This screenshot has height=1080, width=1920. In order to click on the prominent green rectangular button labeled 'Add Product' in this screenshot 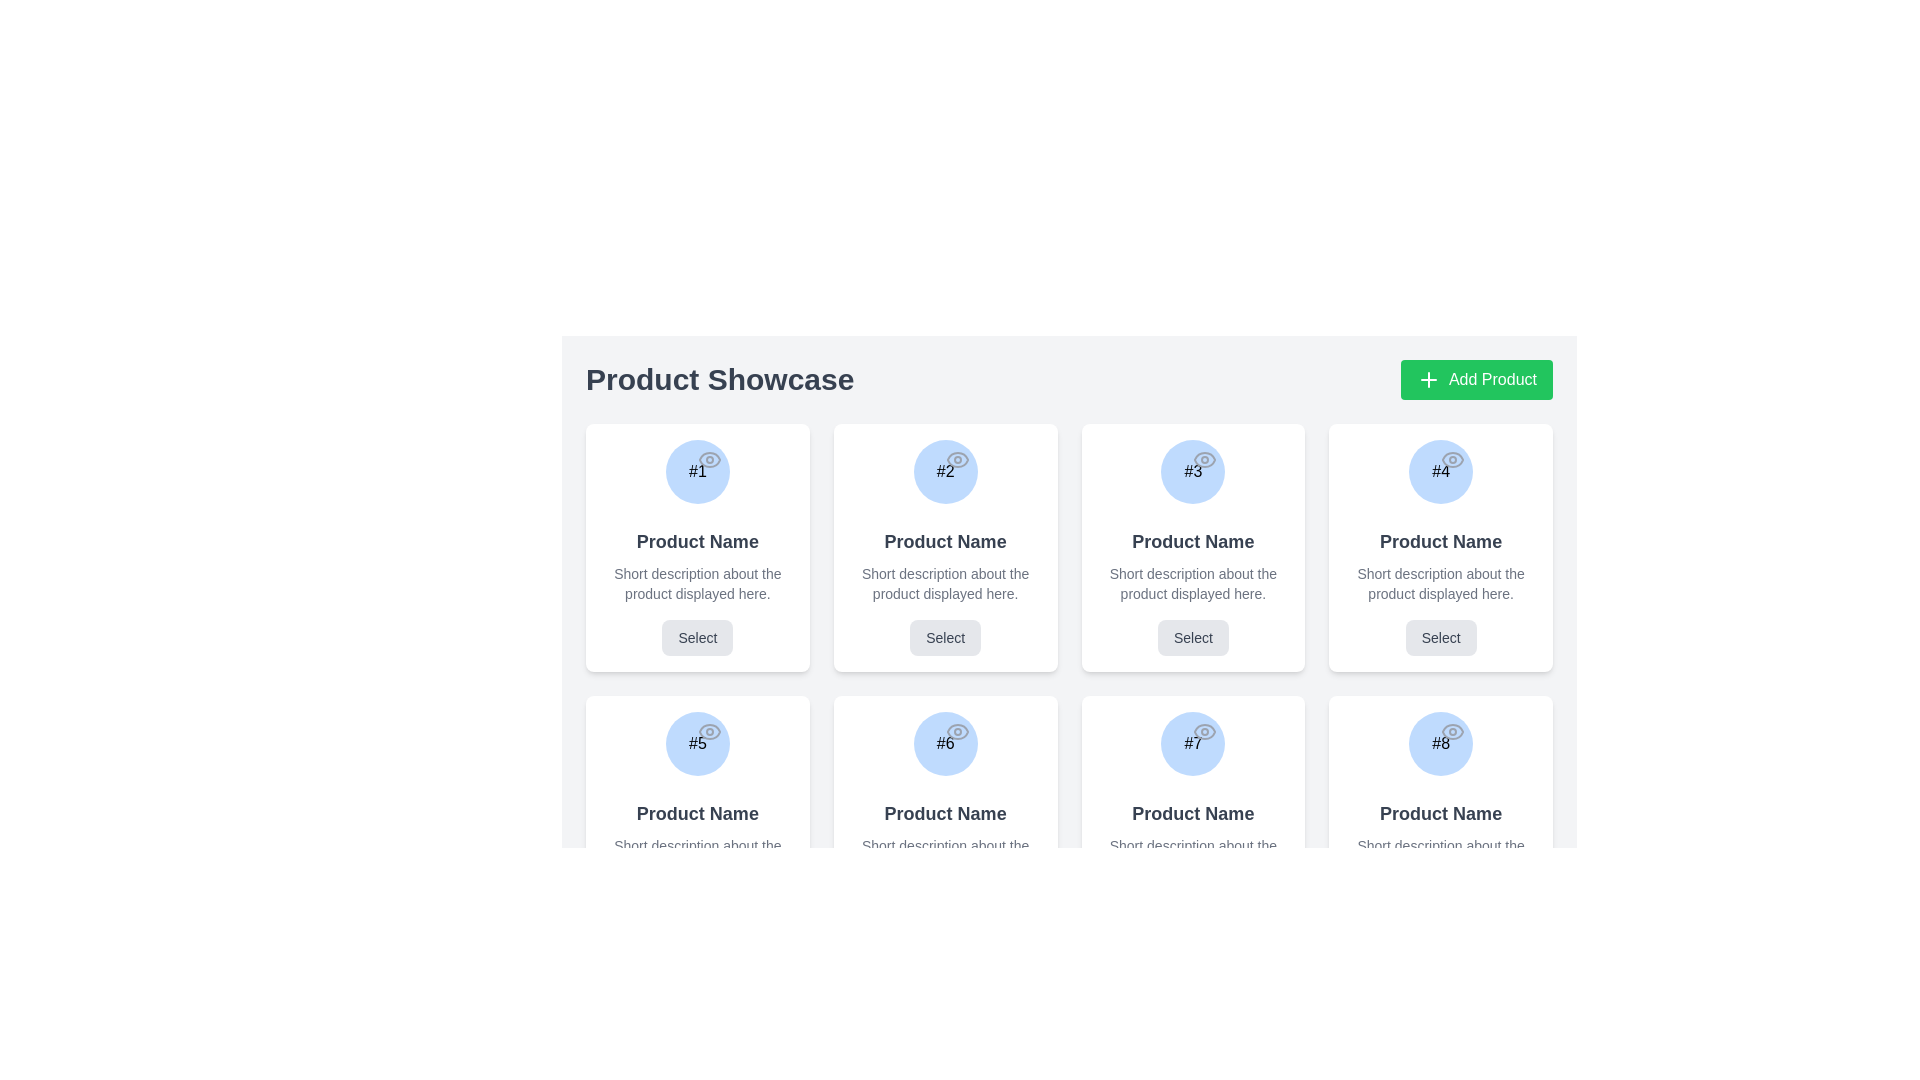, I will do `click(1477, 380)`.